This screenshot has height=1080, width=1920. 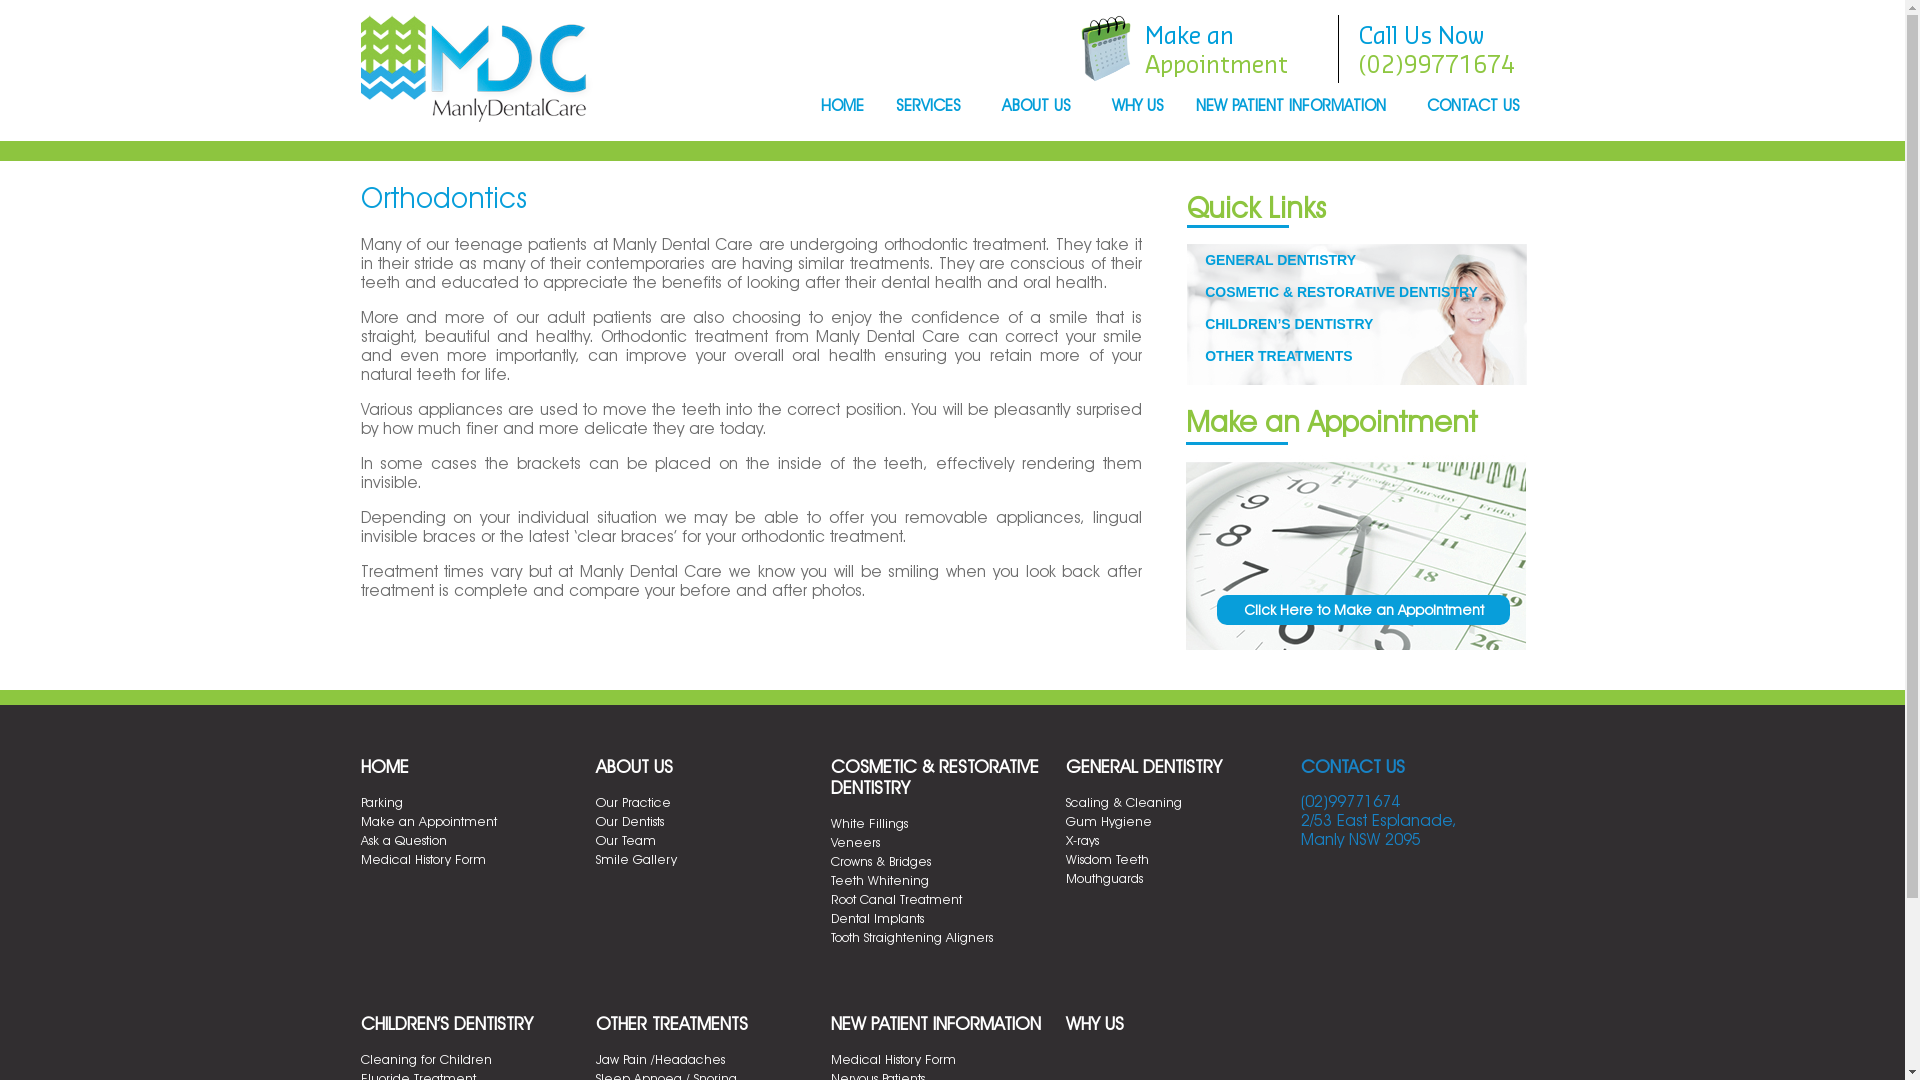 What do you see at coordinates (1093, 1023) in the screenshot?
I see `'WHY US'` at bounding box center [1093, 1023].